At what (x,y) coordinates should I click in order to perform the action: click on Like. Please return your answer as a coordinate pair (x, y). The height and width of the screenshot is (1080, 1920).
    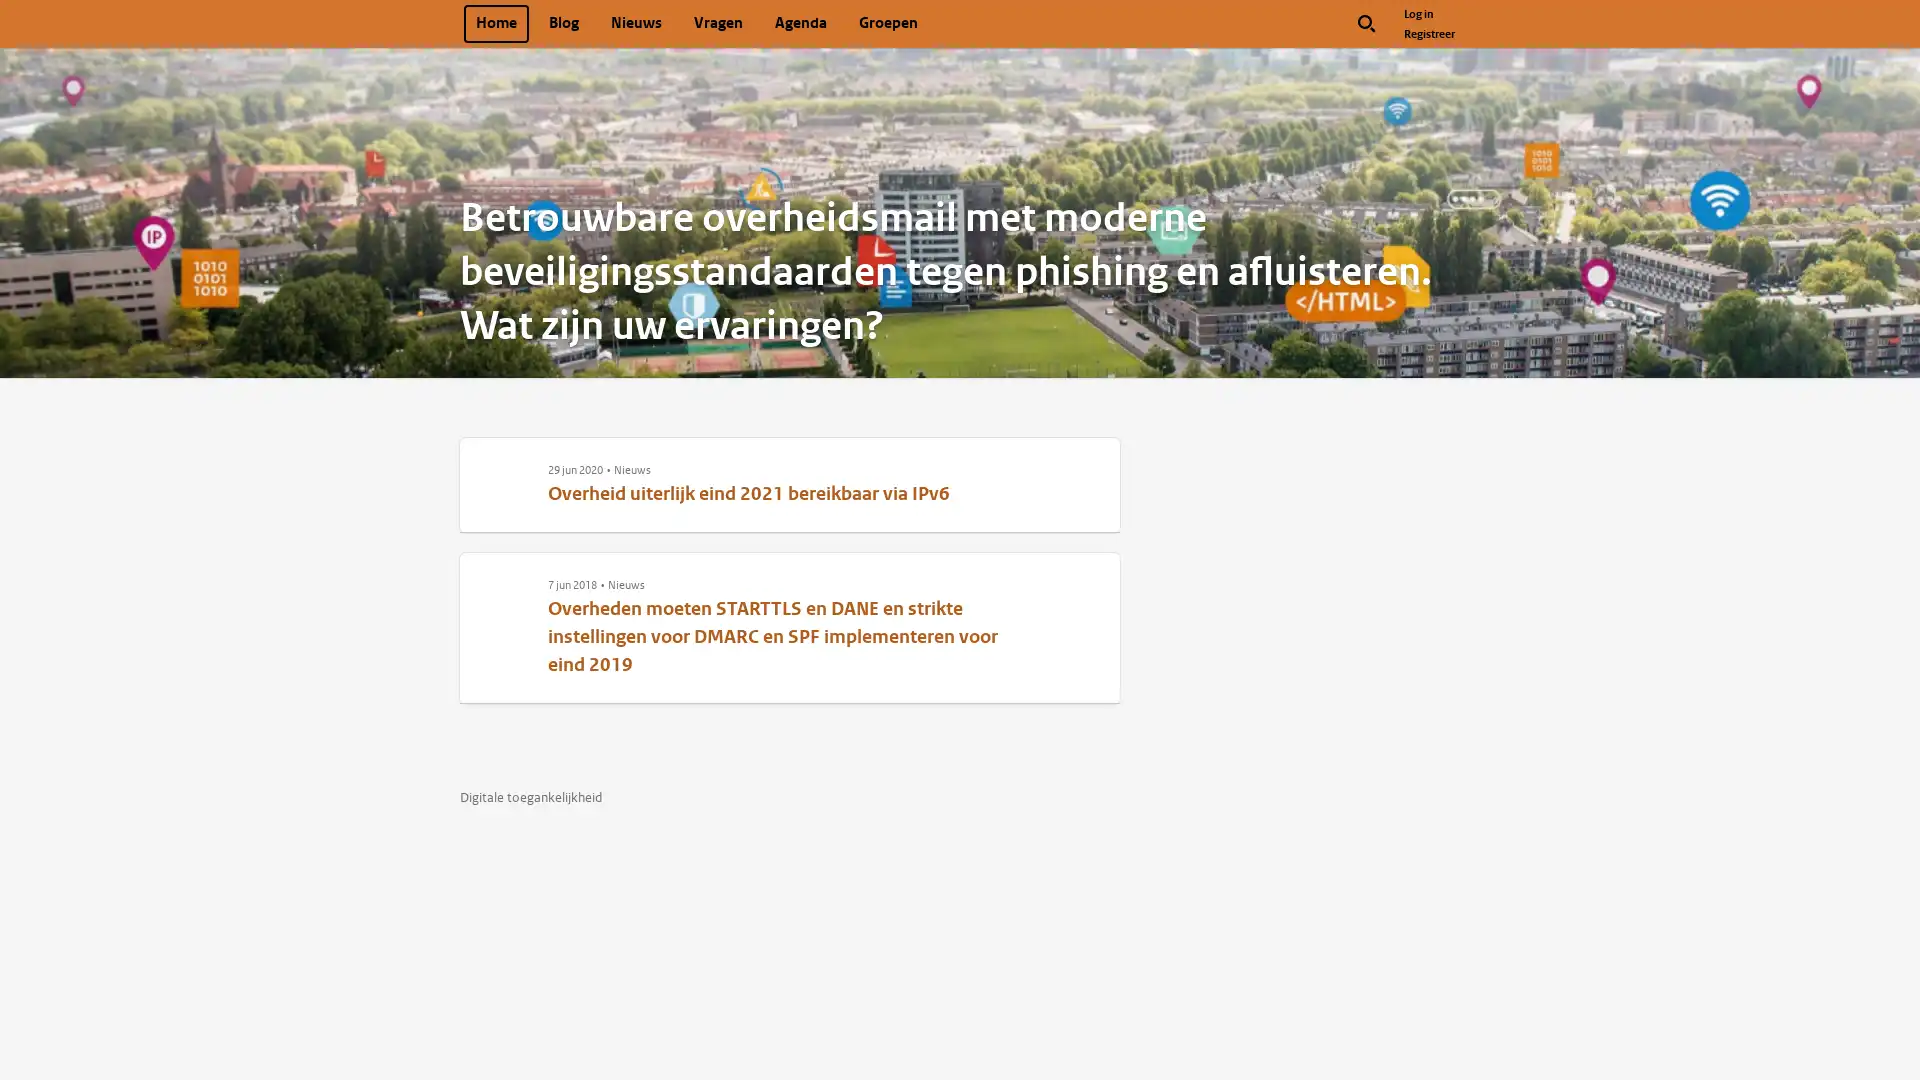
    Looking at the image, I should click on (789, 763).